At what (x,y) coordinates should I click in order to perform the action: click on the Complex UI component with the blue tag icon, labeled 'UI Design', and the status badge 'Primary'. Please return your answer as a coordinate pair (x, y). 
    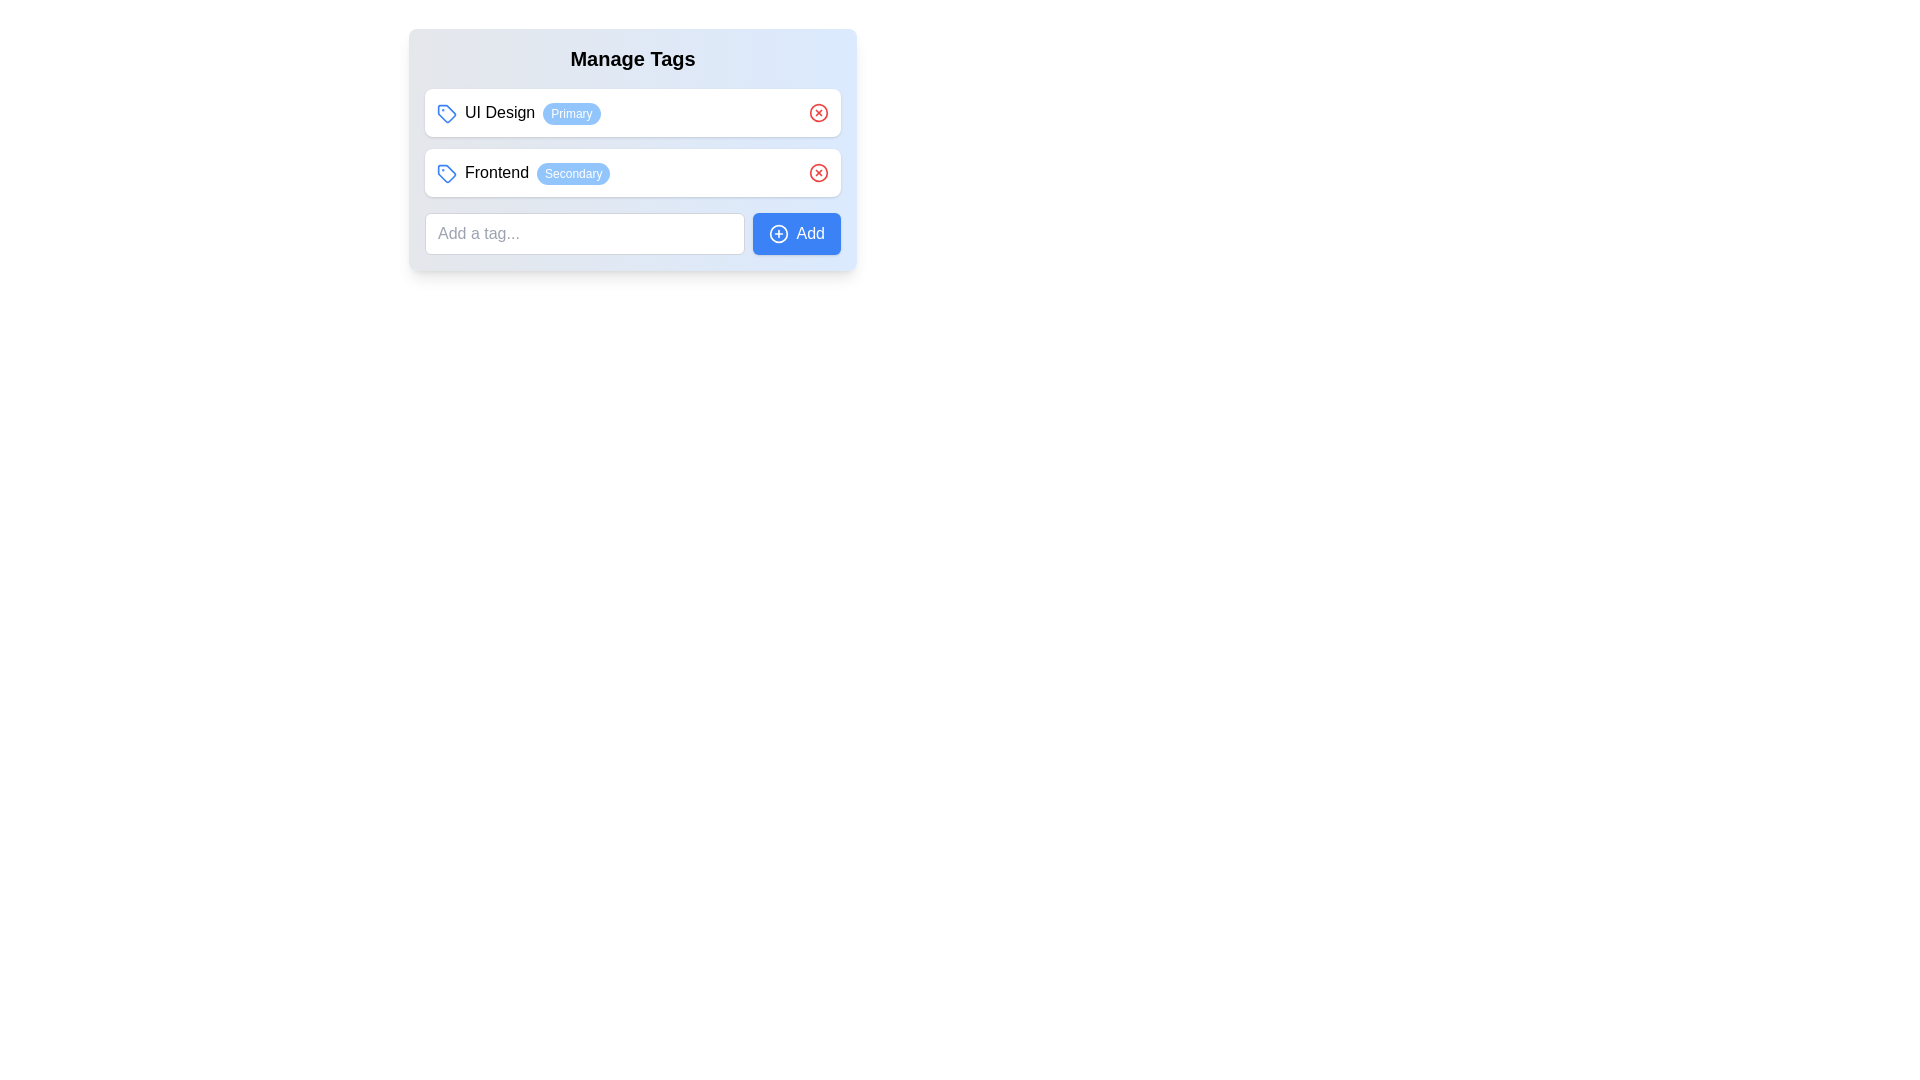
    Looking at the image, I should click on (518, 112).